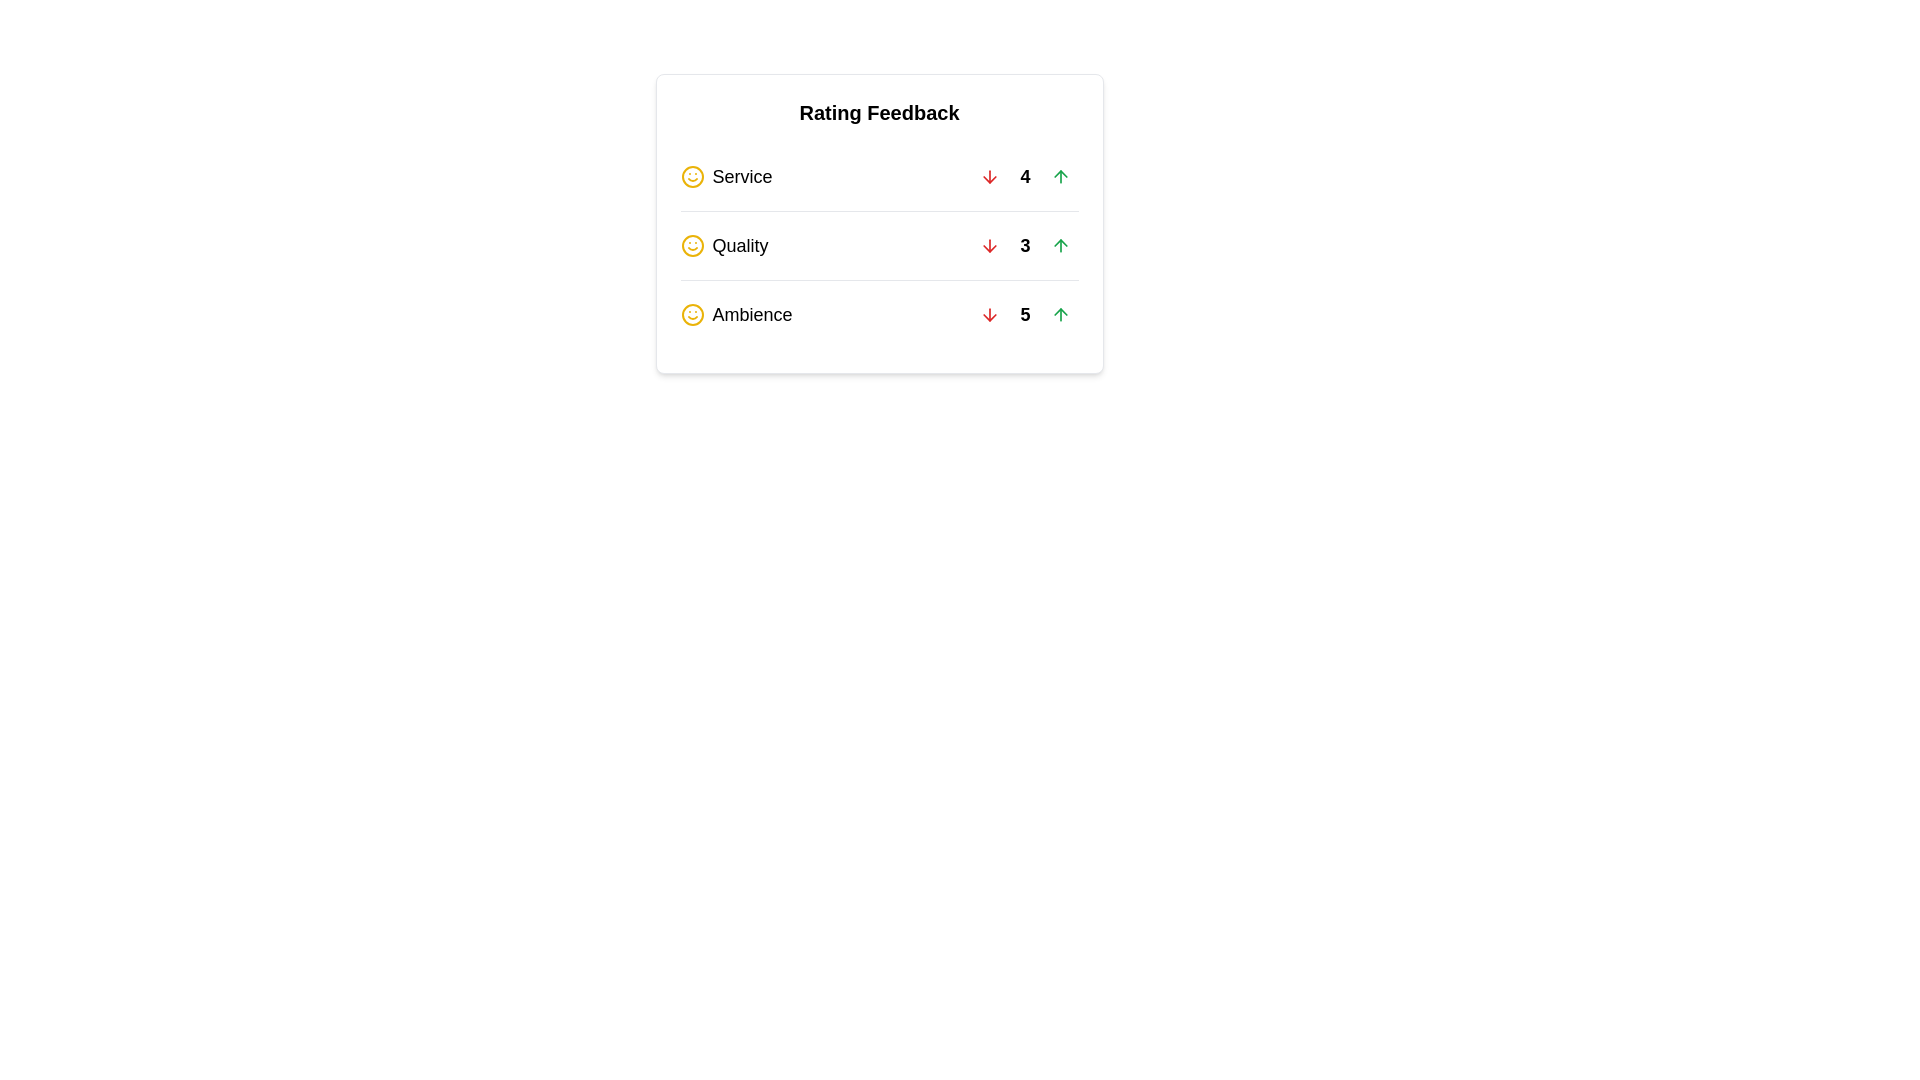 The height and width of the screenshot is (1080, 1920). What do you see at coordinates (723, 245) in the screenshot?
I see `the 'Quality' label with a yellow smiling face icon, positioned between 'Service' and 'Ambience' in the left section of the list` at bounding box center [723, 245].